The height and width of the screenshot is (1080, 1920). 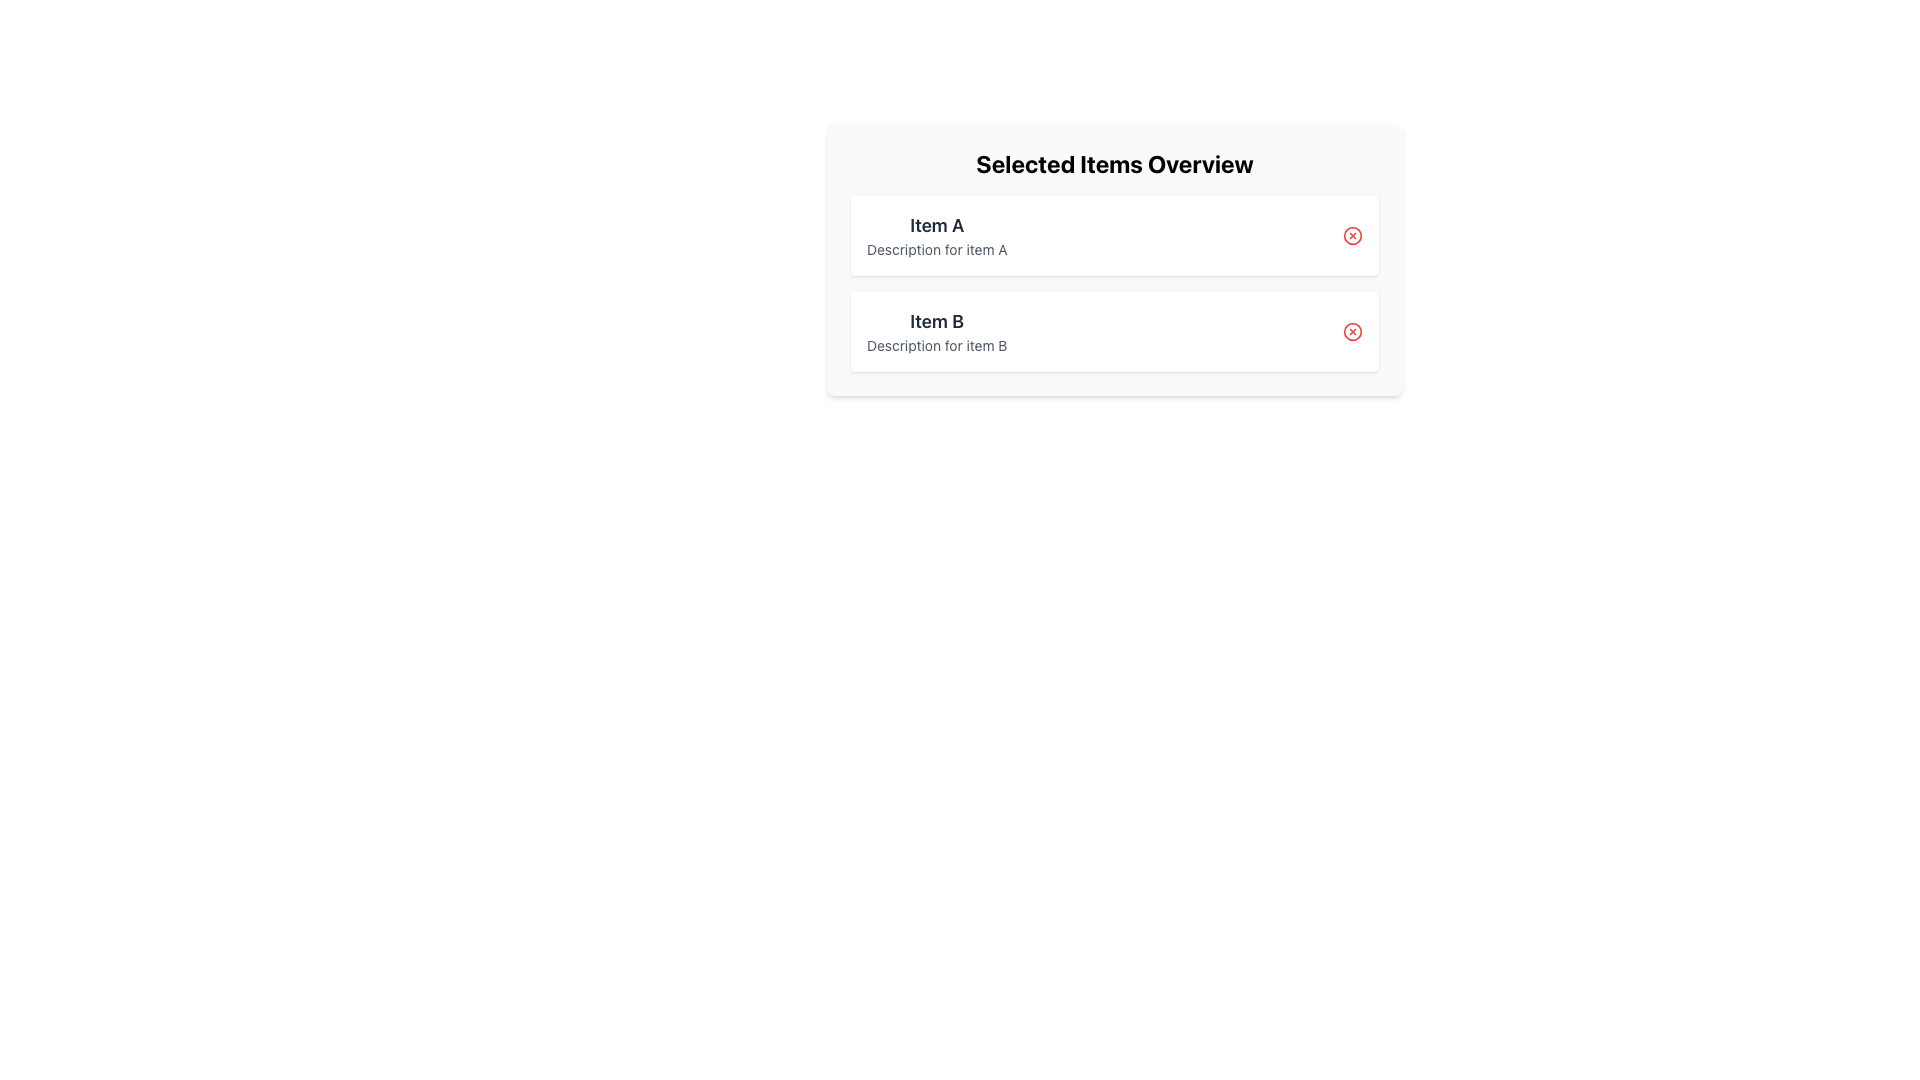 I want to click on the text block that presents the name and description of 'Item A' within the first item card under the 'Selected Items Overview' section, so click(x=936, y=234).